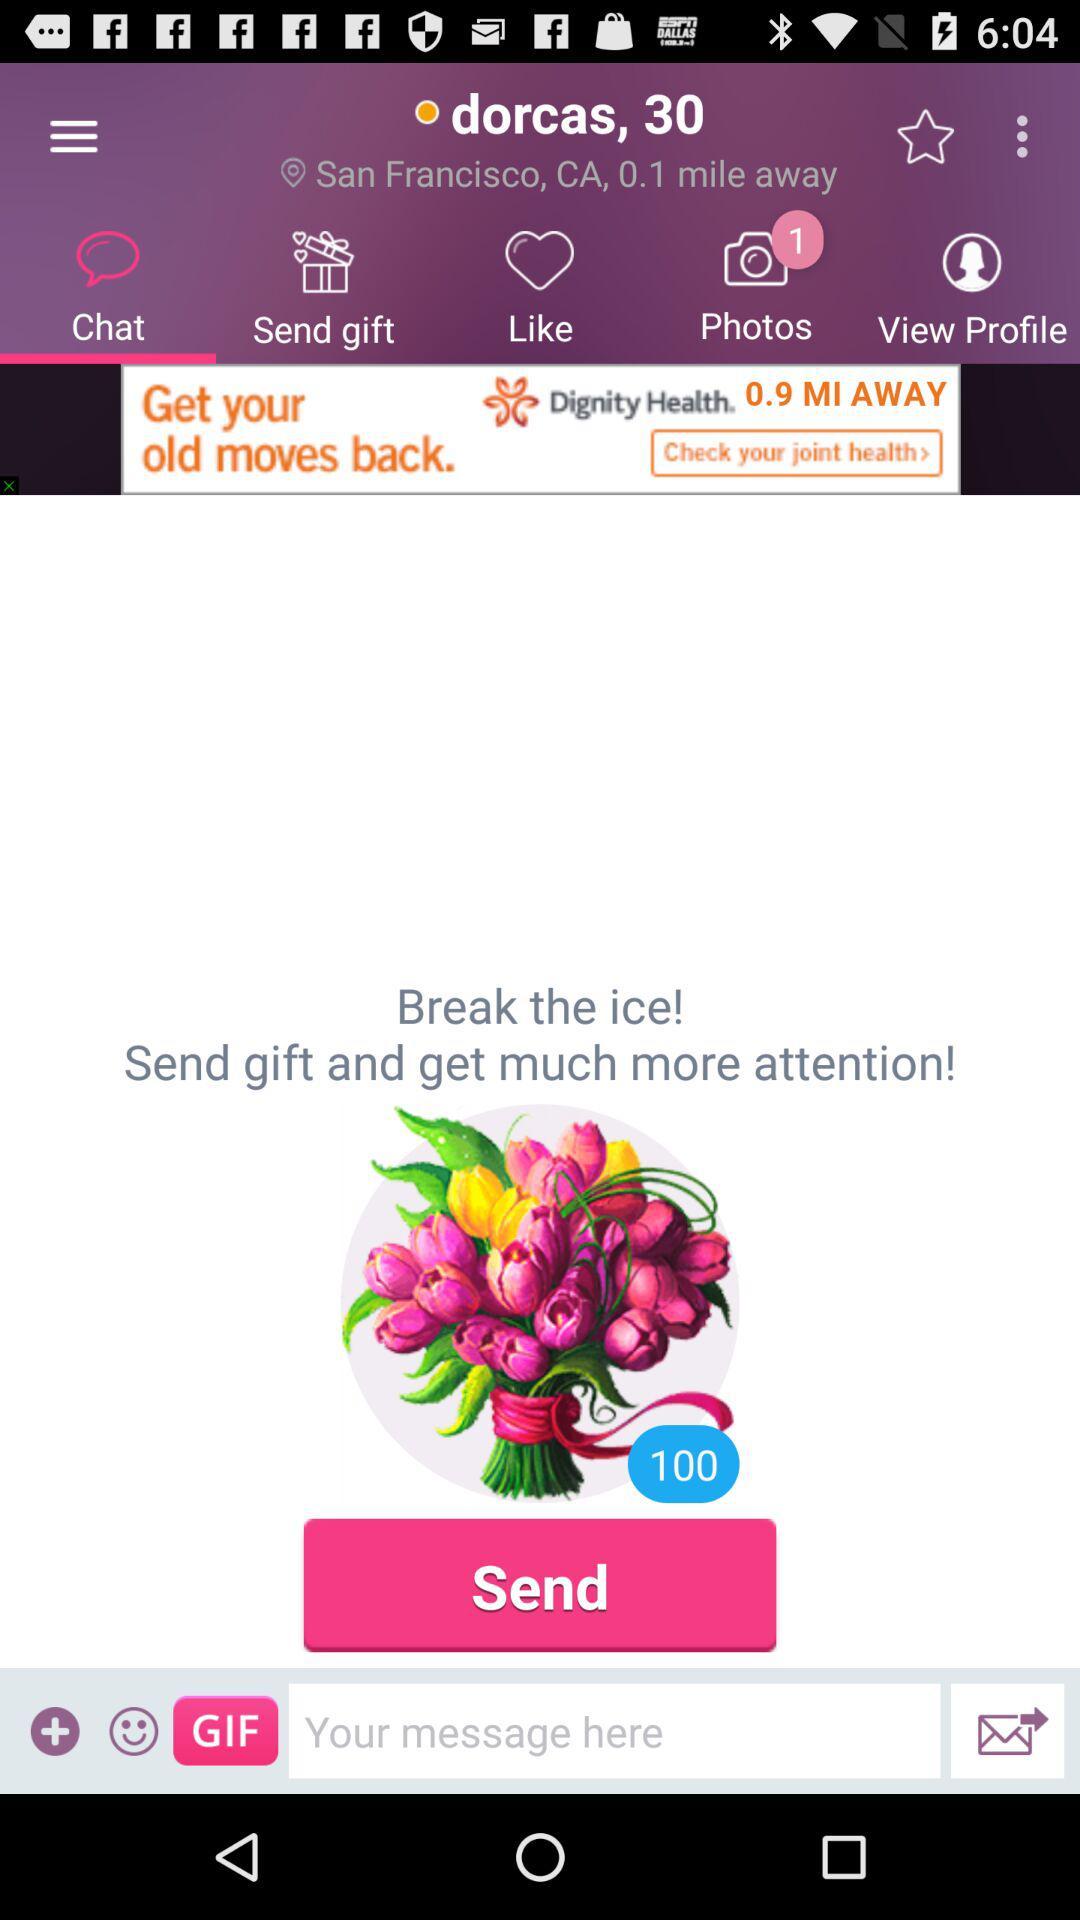  I want to click on the item below the san francisco ca, so click(540, 285).